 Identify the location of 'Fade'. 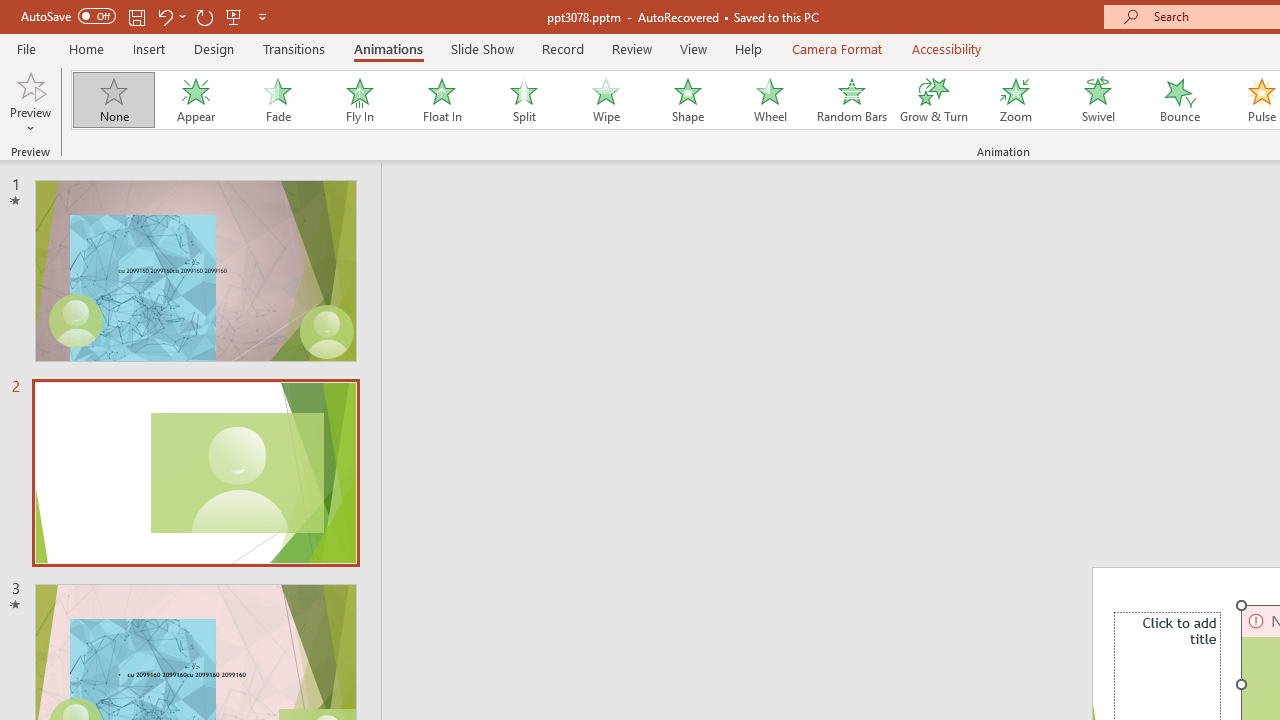
(276, 100).